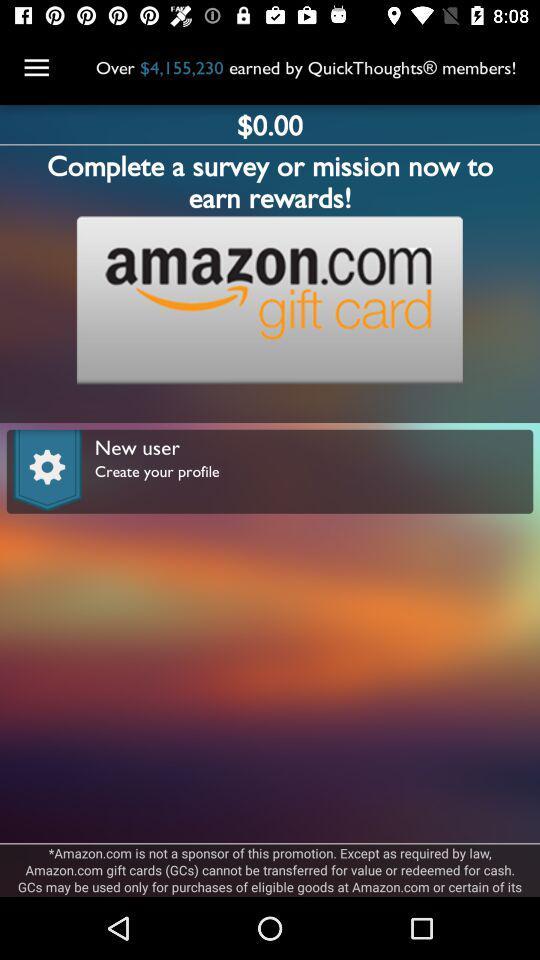 The height and width of the screenshot is (960, 540). Describe the element at coordinates (36, 68) in the screenshot. I see `the icon at the top left corner` at that location.